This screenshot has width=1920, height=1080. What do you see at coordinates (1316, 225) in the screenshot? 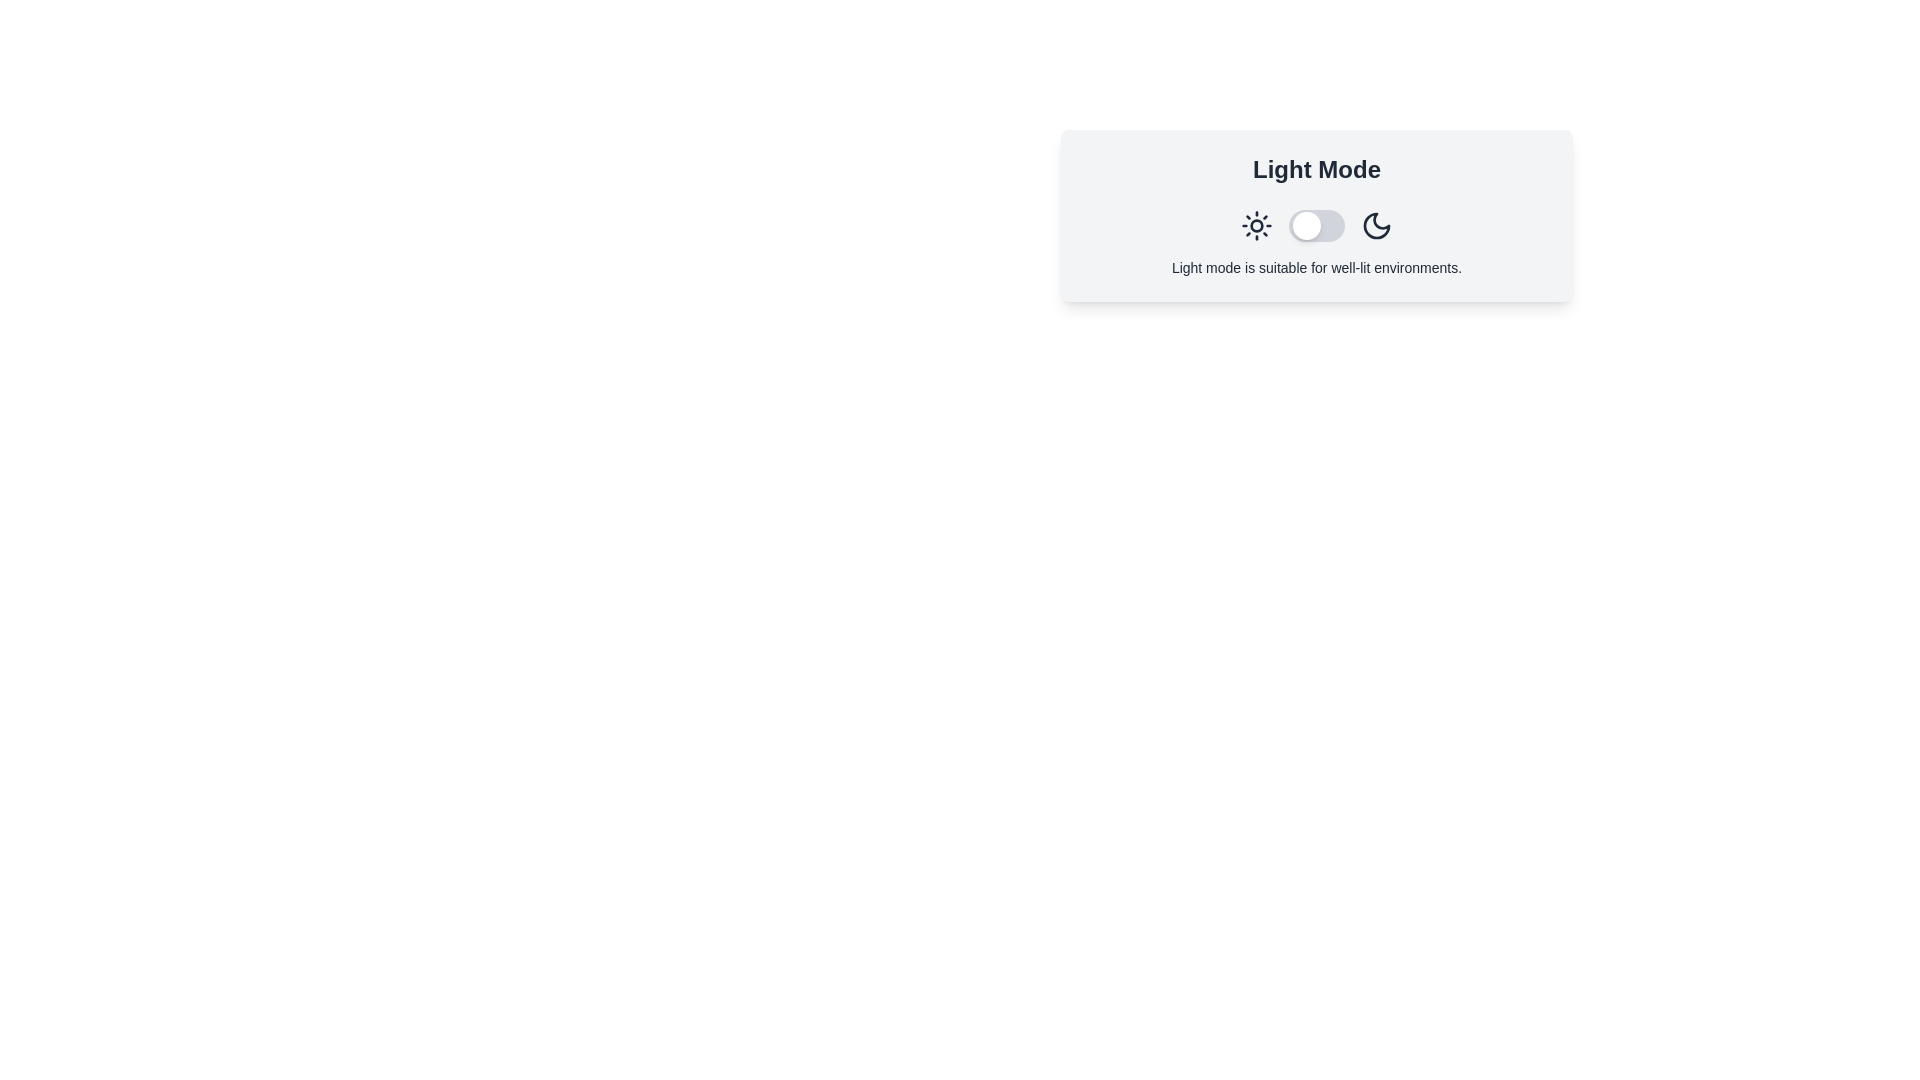
I see `the toggle switch to change the theme` at bounding box center [1316, 225].